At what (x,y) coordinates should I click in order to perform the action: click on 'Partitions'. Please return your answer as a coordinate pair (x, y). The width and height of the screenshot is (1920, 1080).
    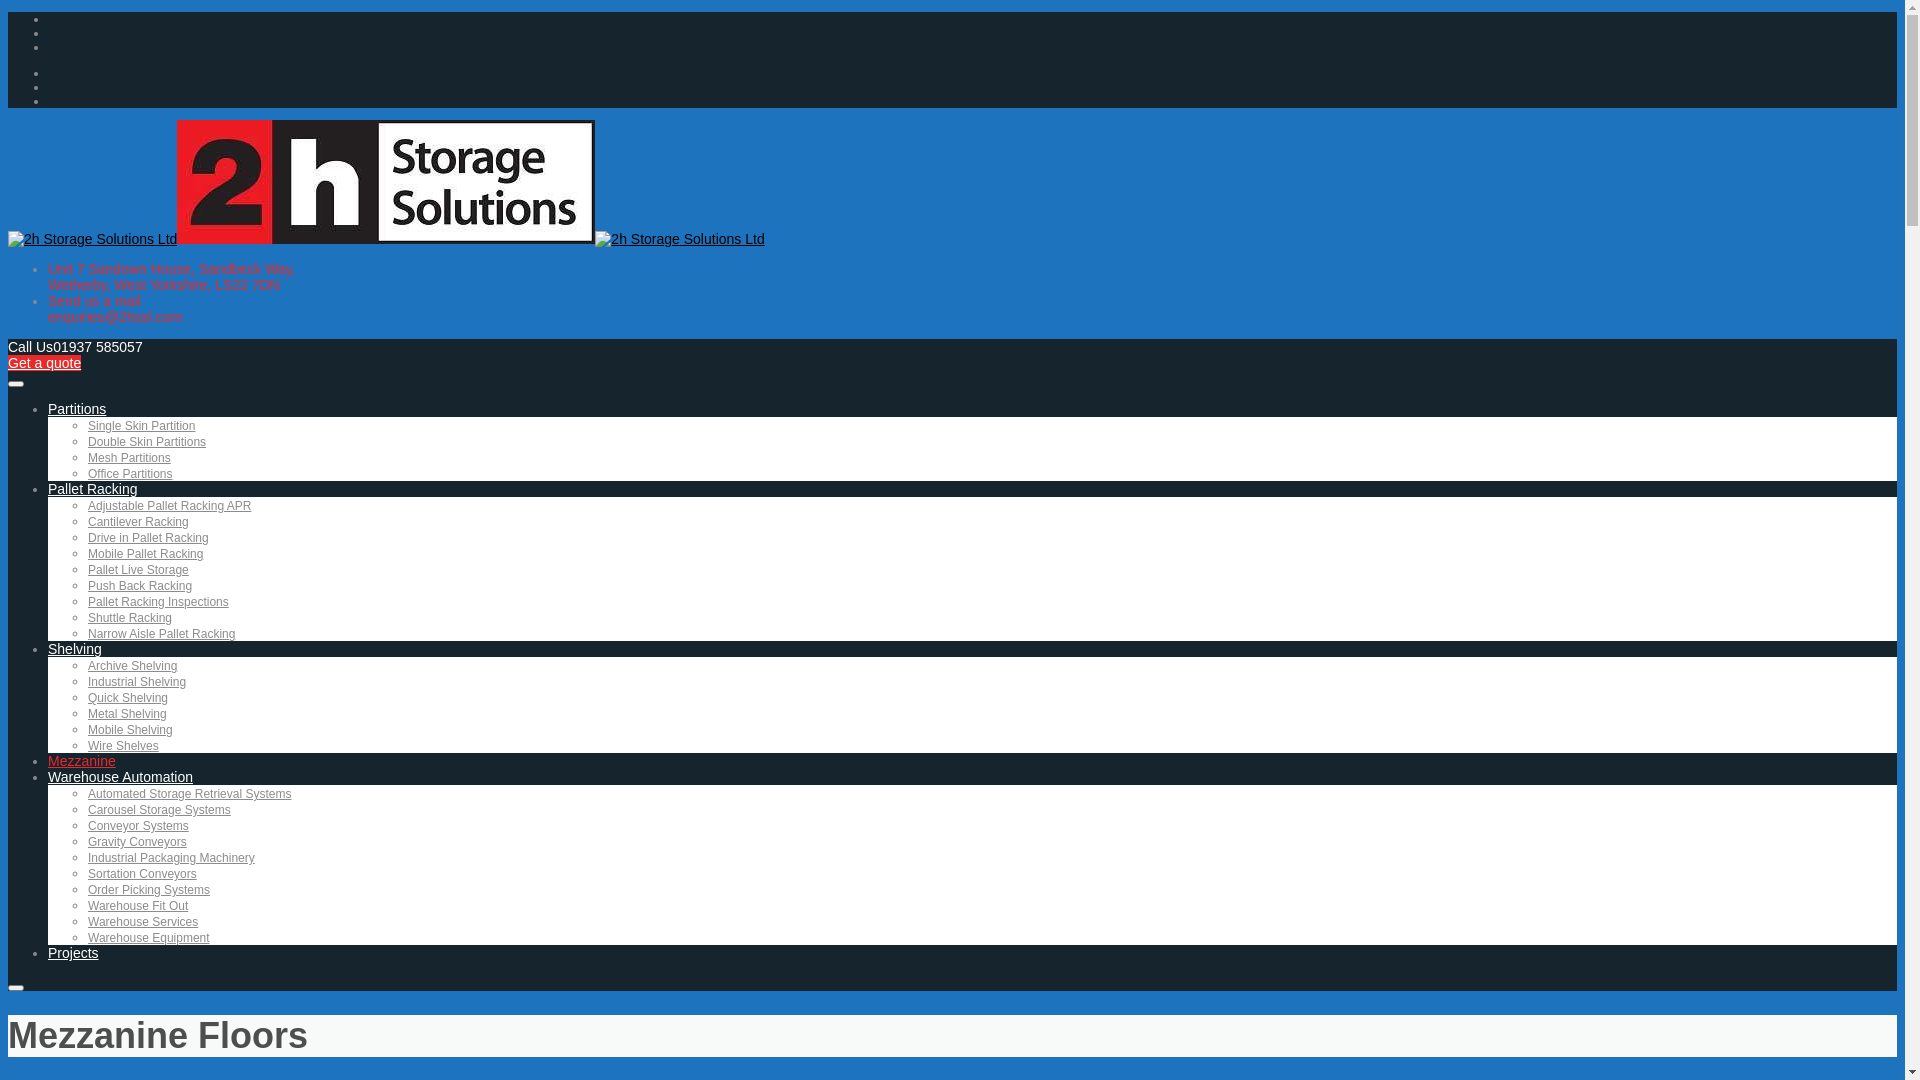
    Looking at the image, I should click on (76, 407).